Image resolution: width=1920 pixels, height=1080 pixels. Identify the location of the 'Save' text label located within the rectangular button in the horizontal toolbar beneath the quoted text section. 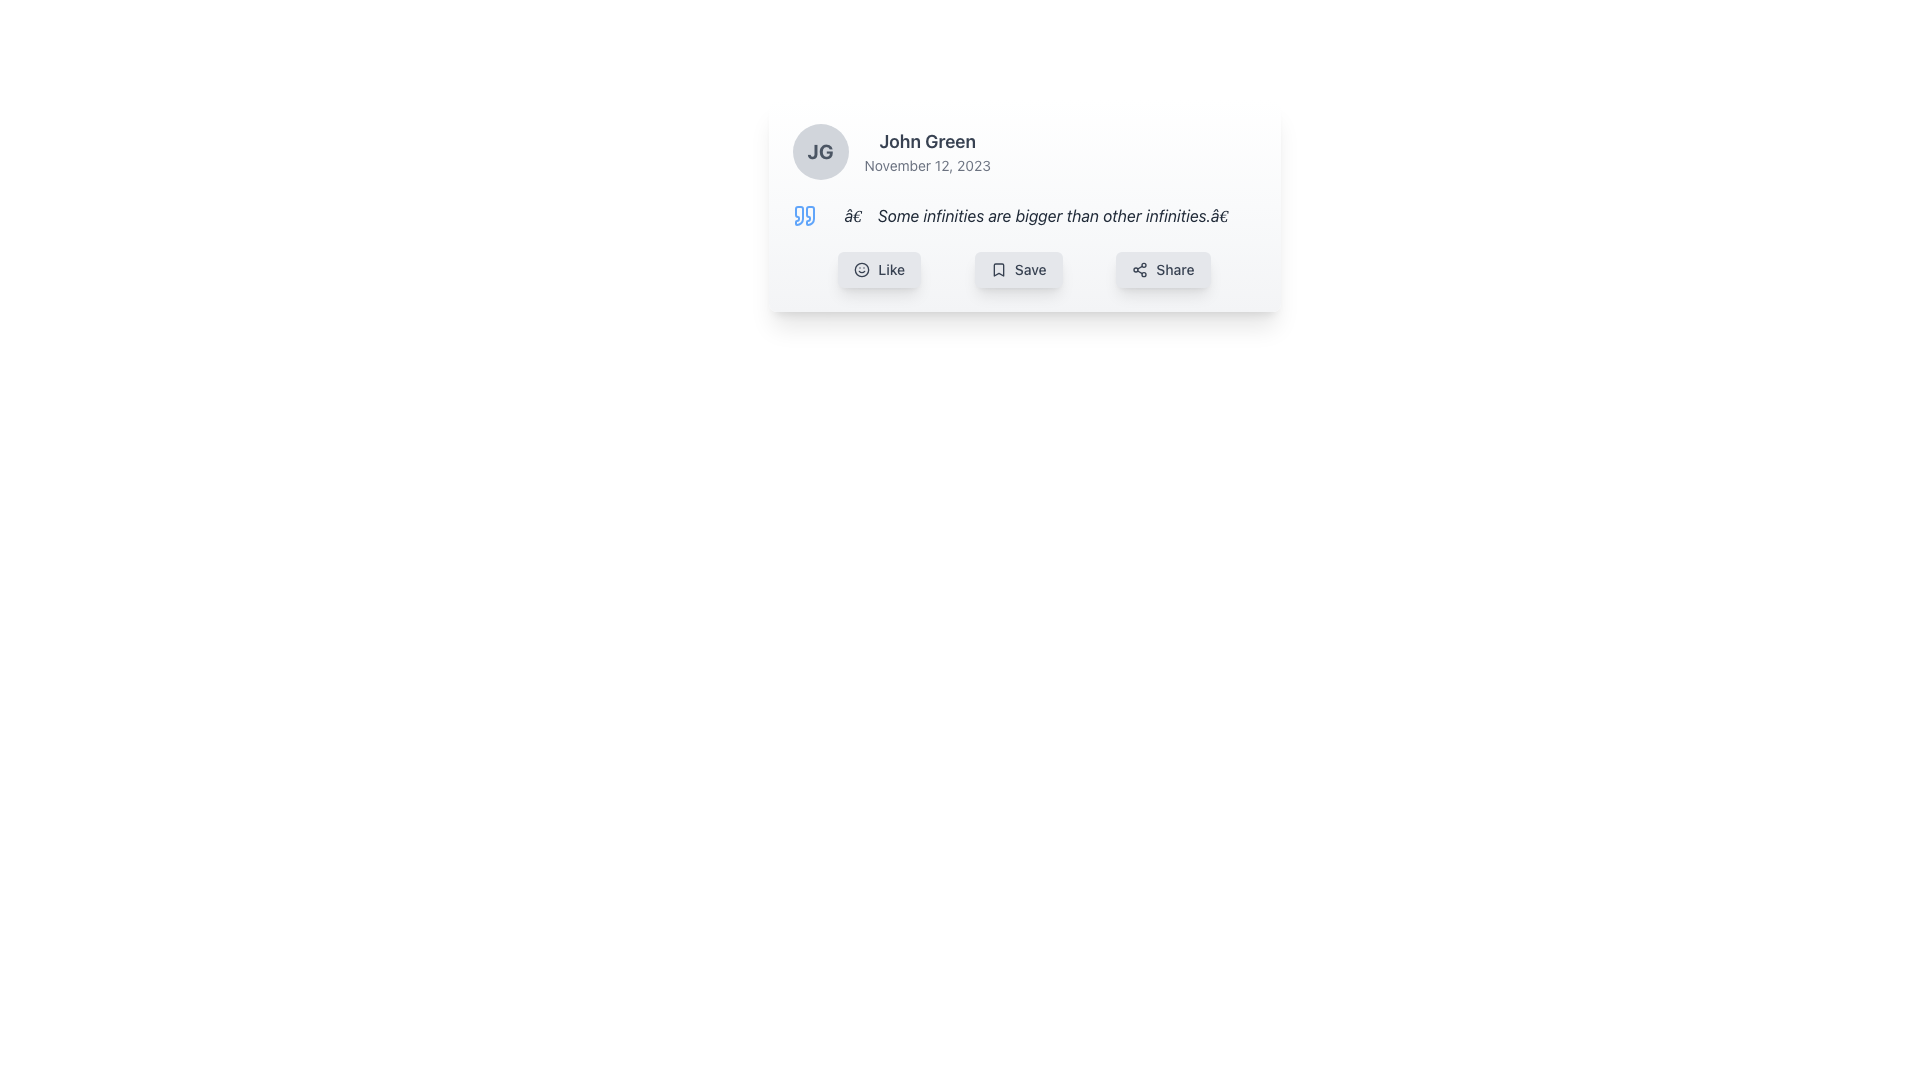
(1030, 270).